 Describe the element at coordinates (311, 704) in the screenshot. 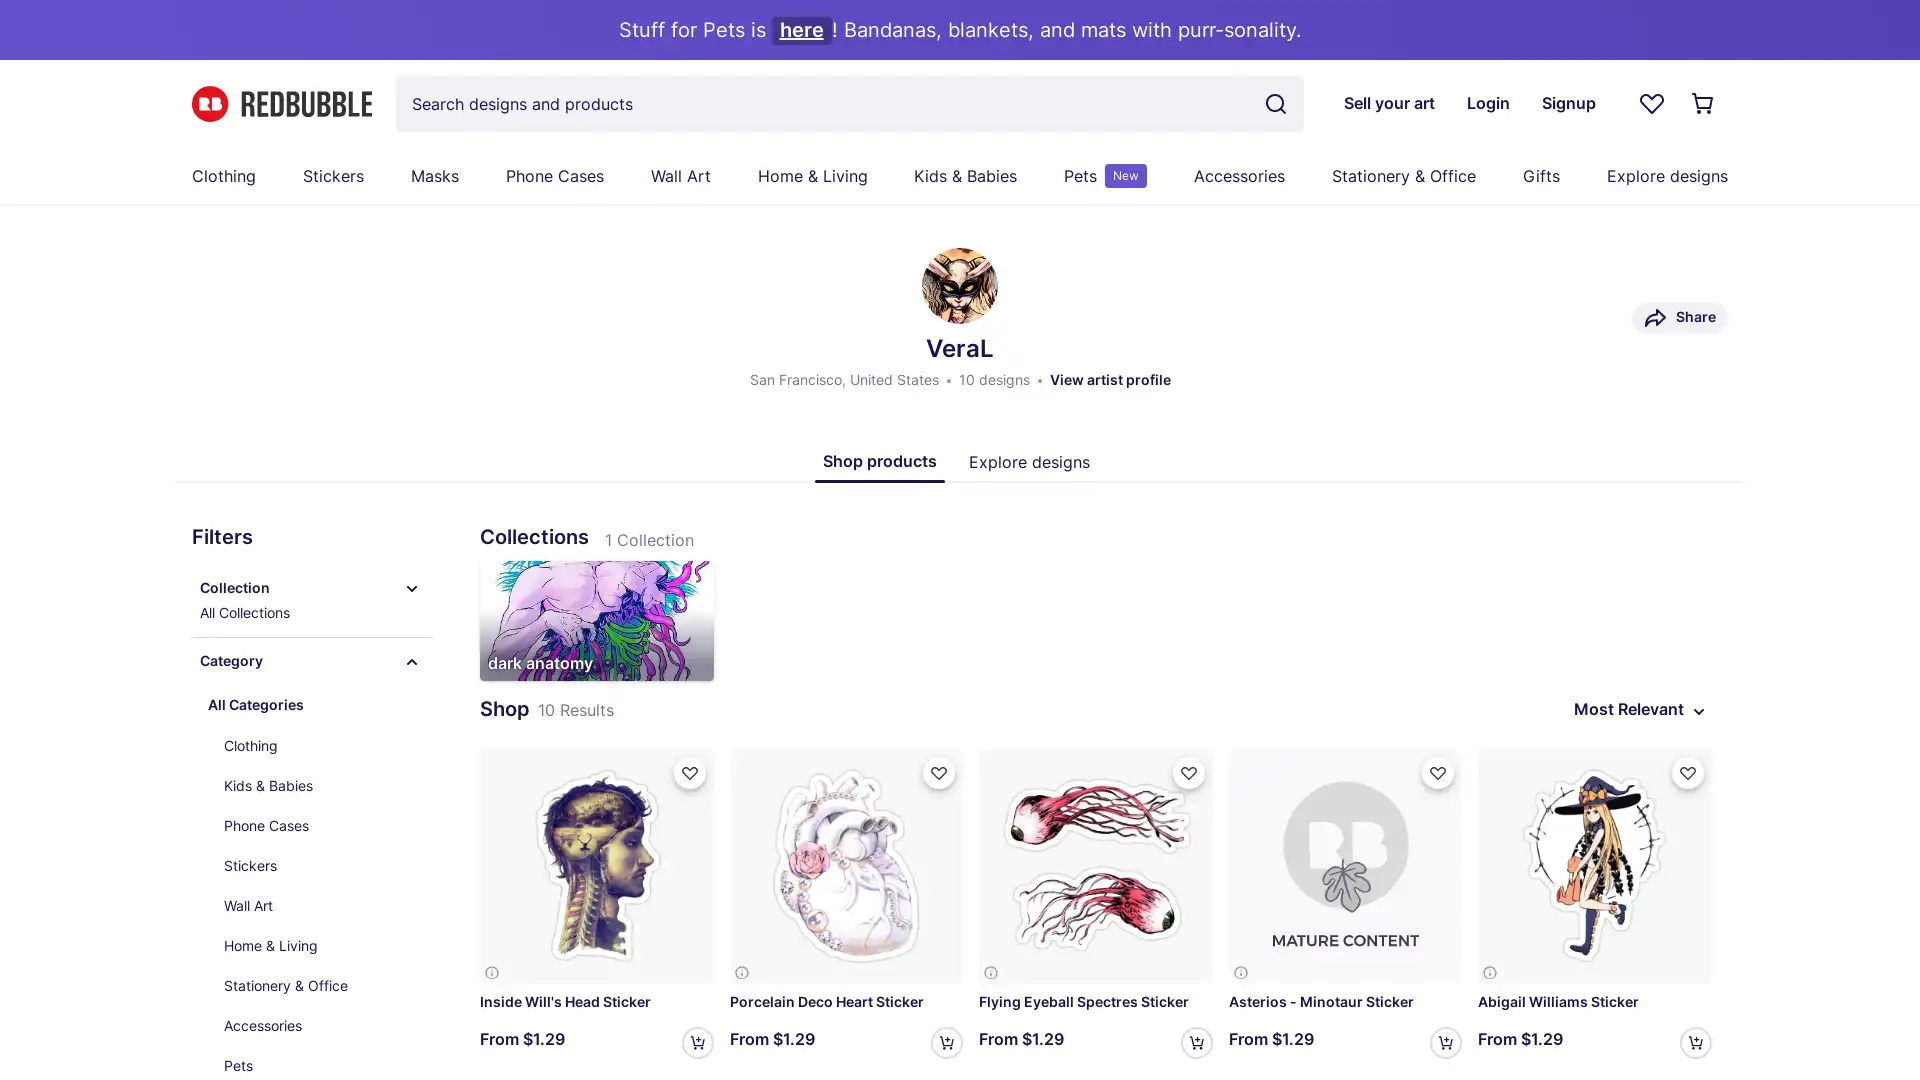

I see `All Categories` at that location.